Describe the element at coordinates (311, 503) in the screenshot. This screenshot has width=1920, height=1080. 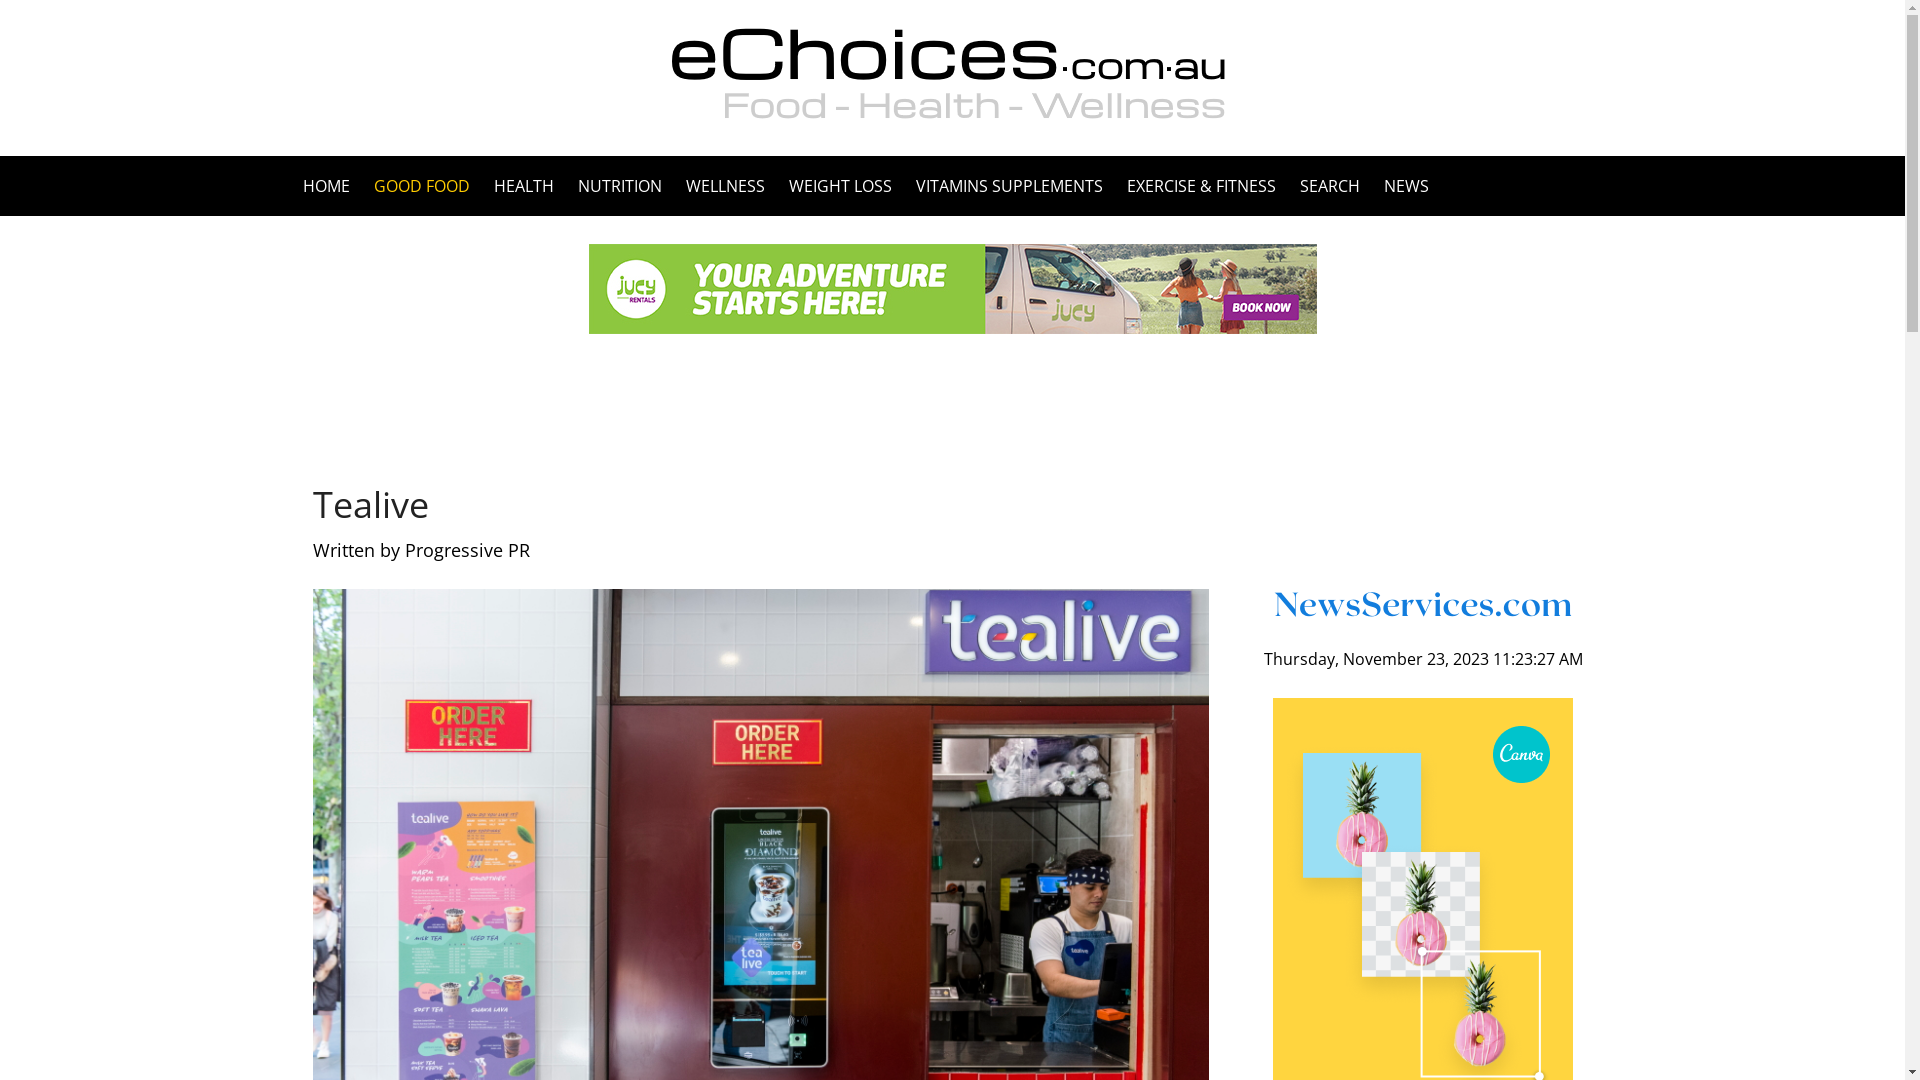
I see `'Tealive'` at that location.